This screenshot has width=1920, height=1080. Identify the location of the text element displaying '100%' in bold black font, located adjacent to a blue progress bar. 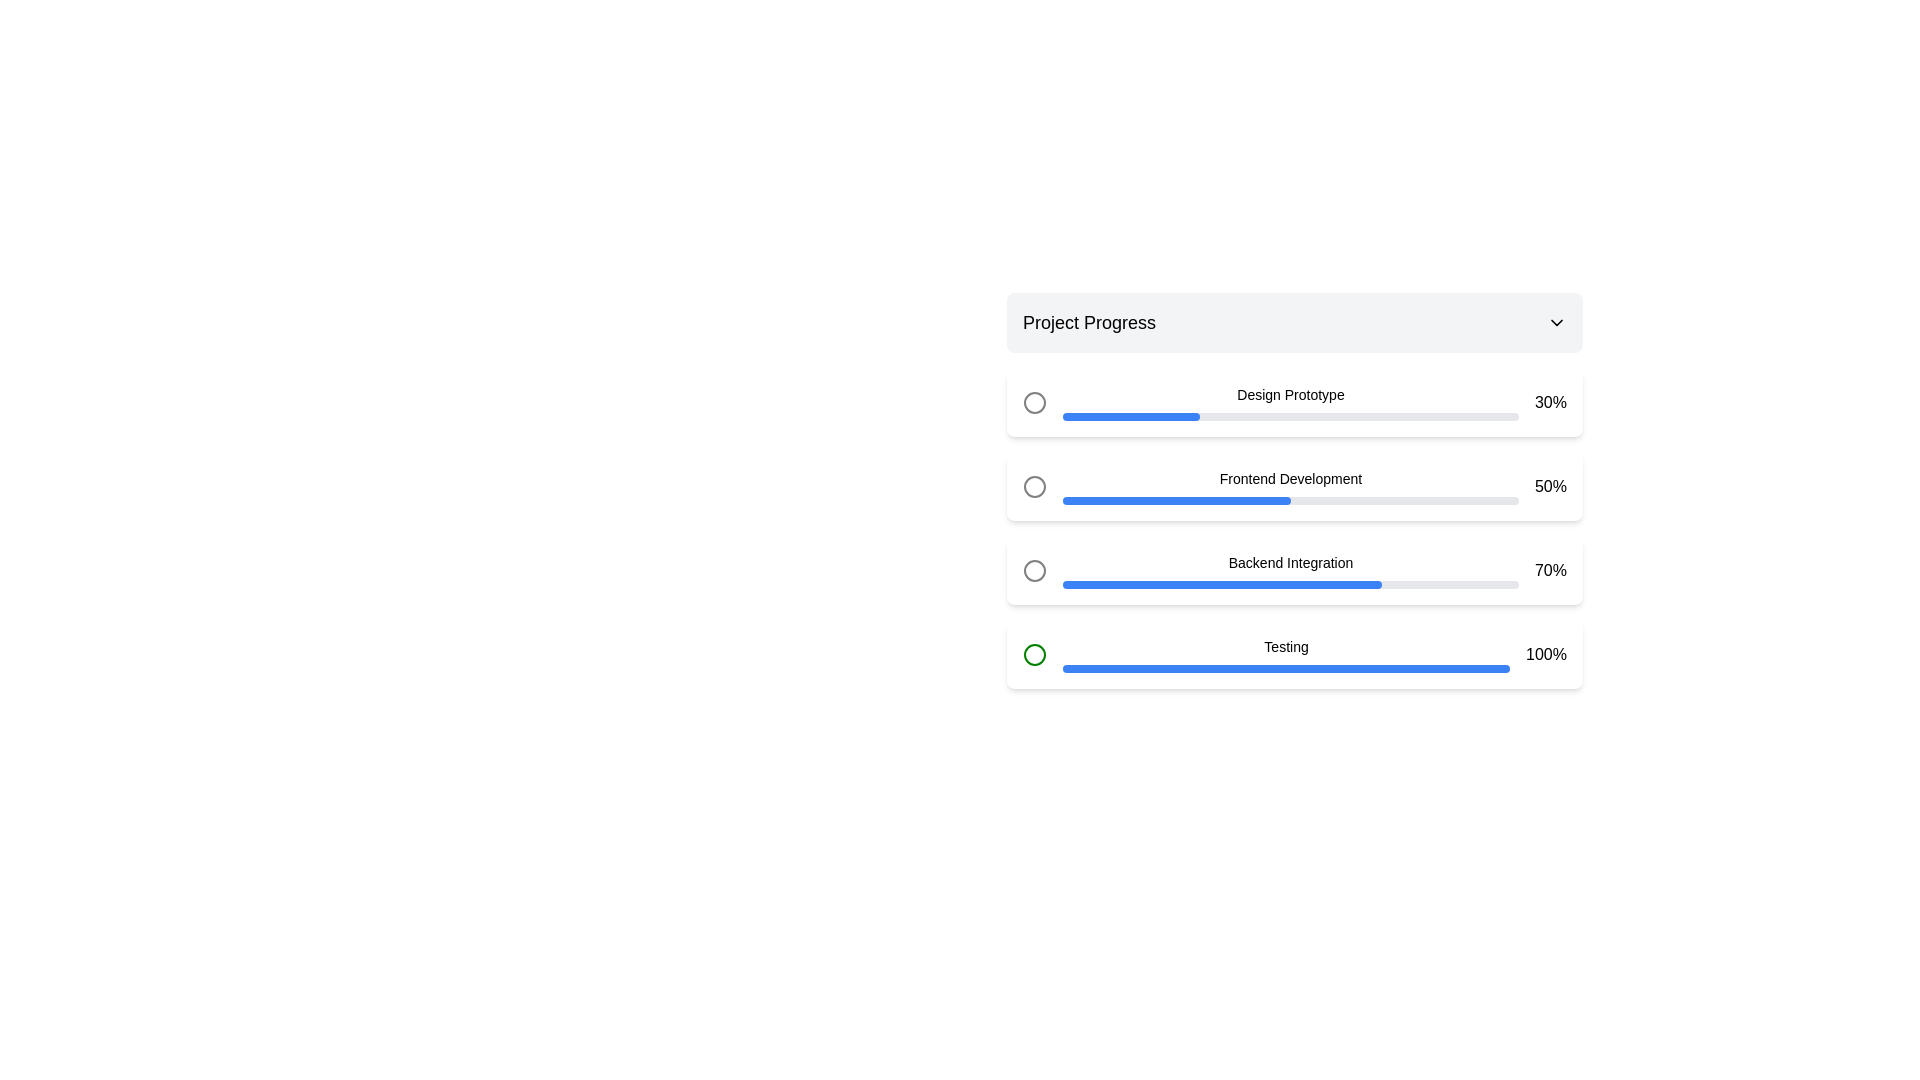
(1545, 655).